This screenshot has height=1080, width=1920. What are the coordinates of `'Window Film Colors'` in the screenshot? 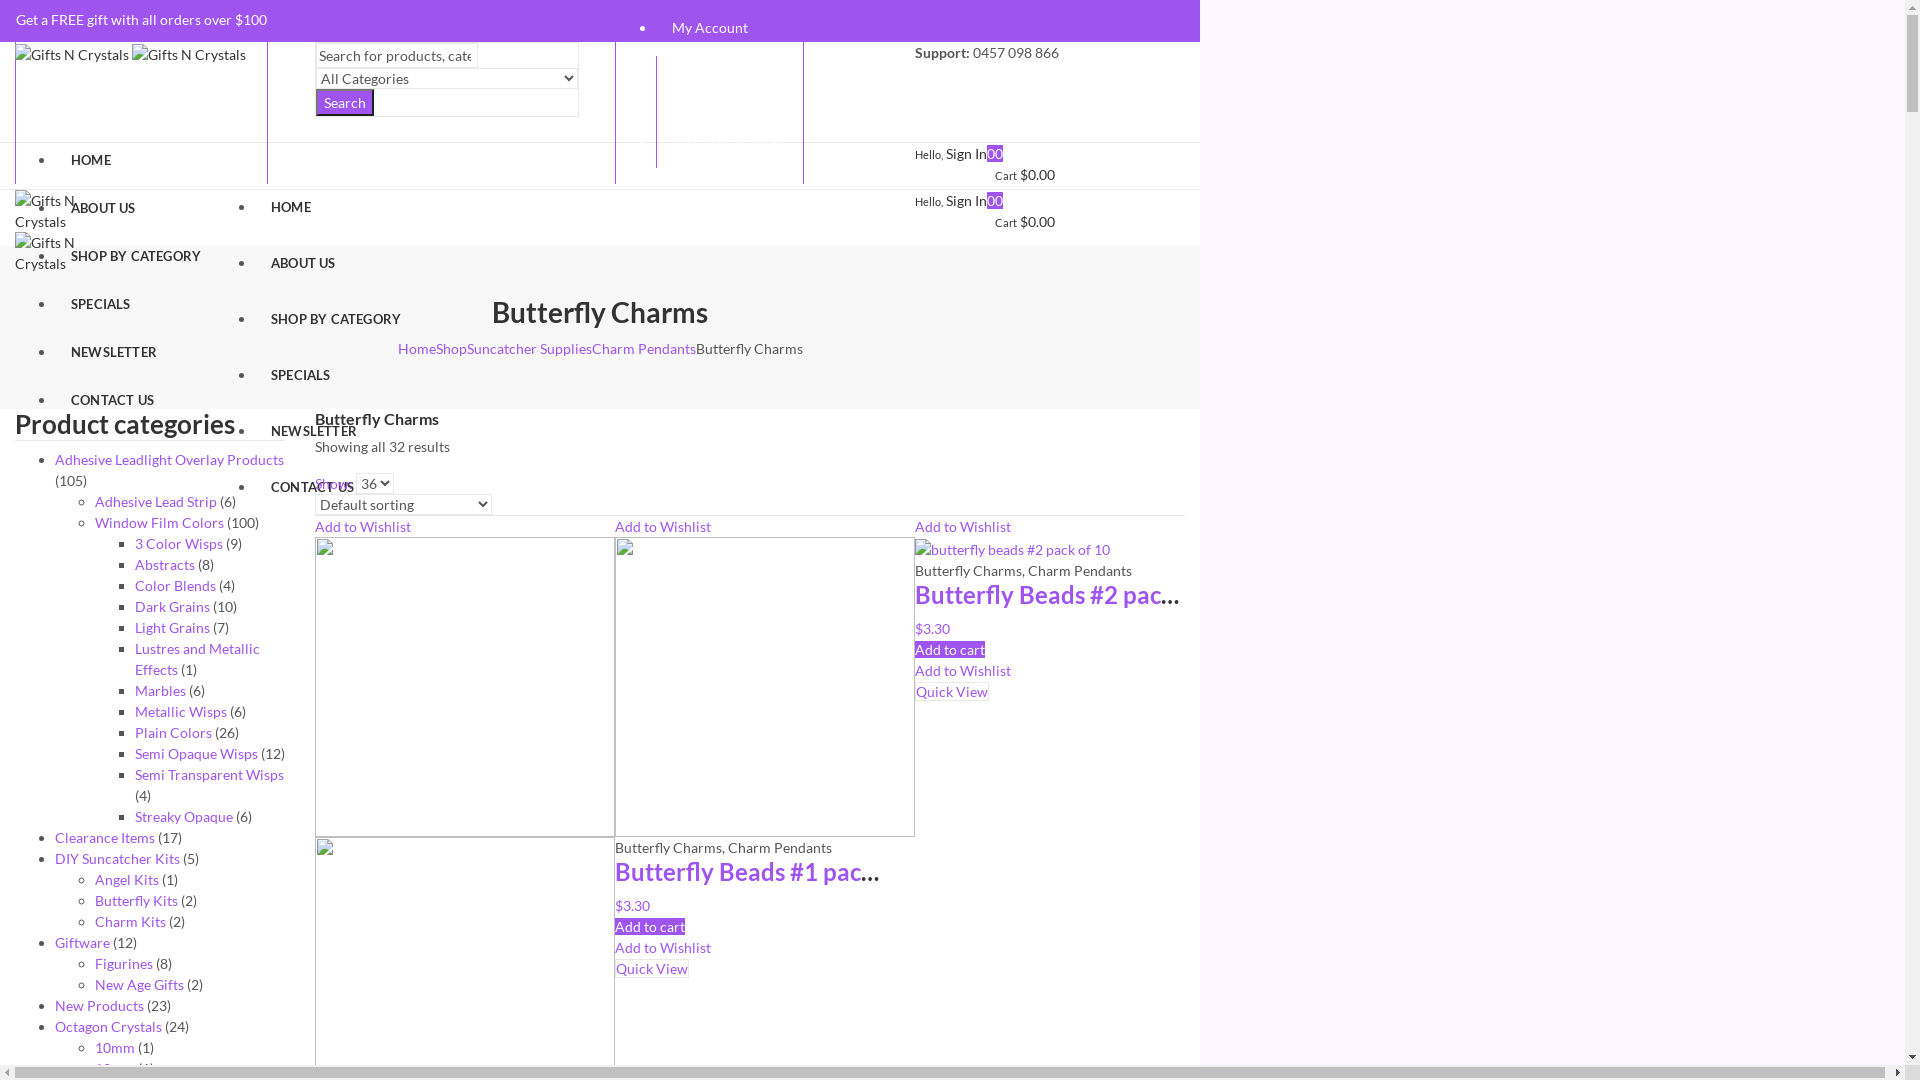 It's located at (94, 521).